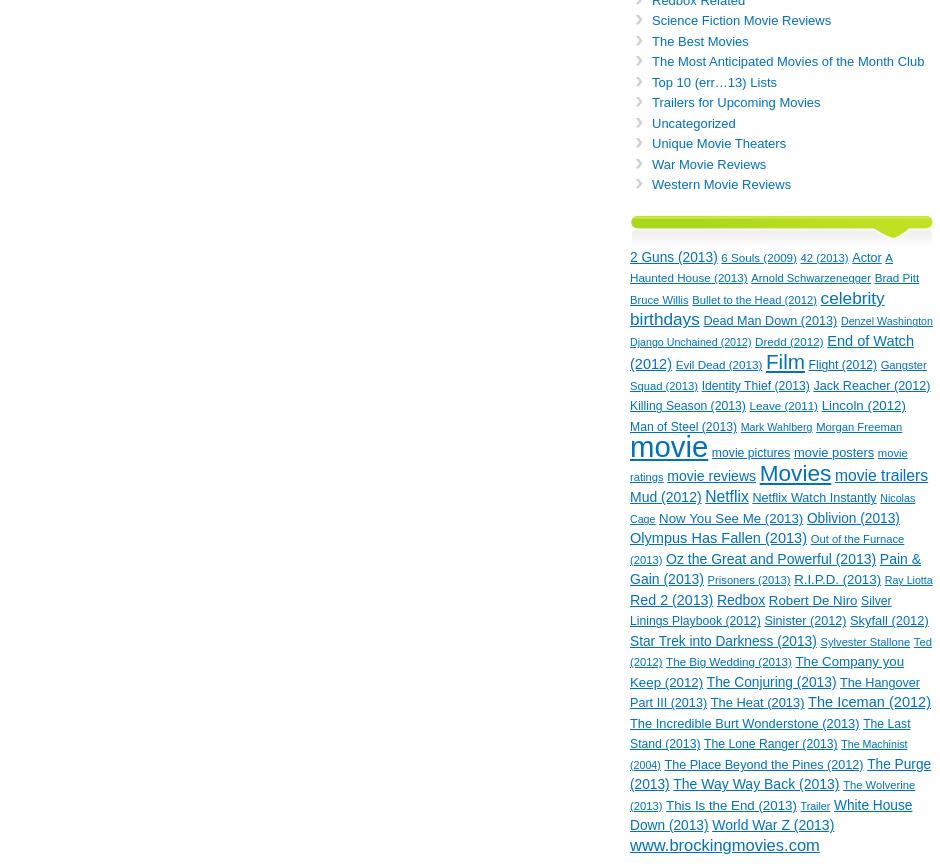 The width and height of the screenshot is (940, 864). I want to click on 'movie ratings', so click(767, 464).